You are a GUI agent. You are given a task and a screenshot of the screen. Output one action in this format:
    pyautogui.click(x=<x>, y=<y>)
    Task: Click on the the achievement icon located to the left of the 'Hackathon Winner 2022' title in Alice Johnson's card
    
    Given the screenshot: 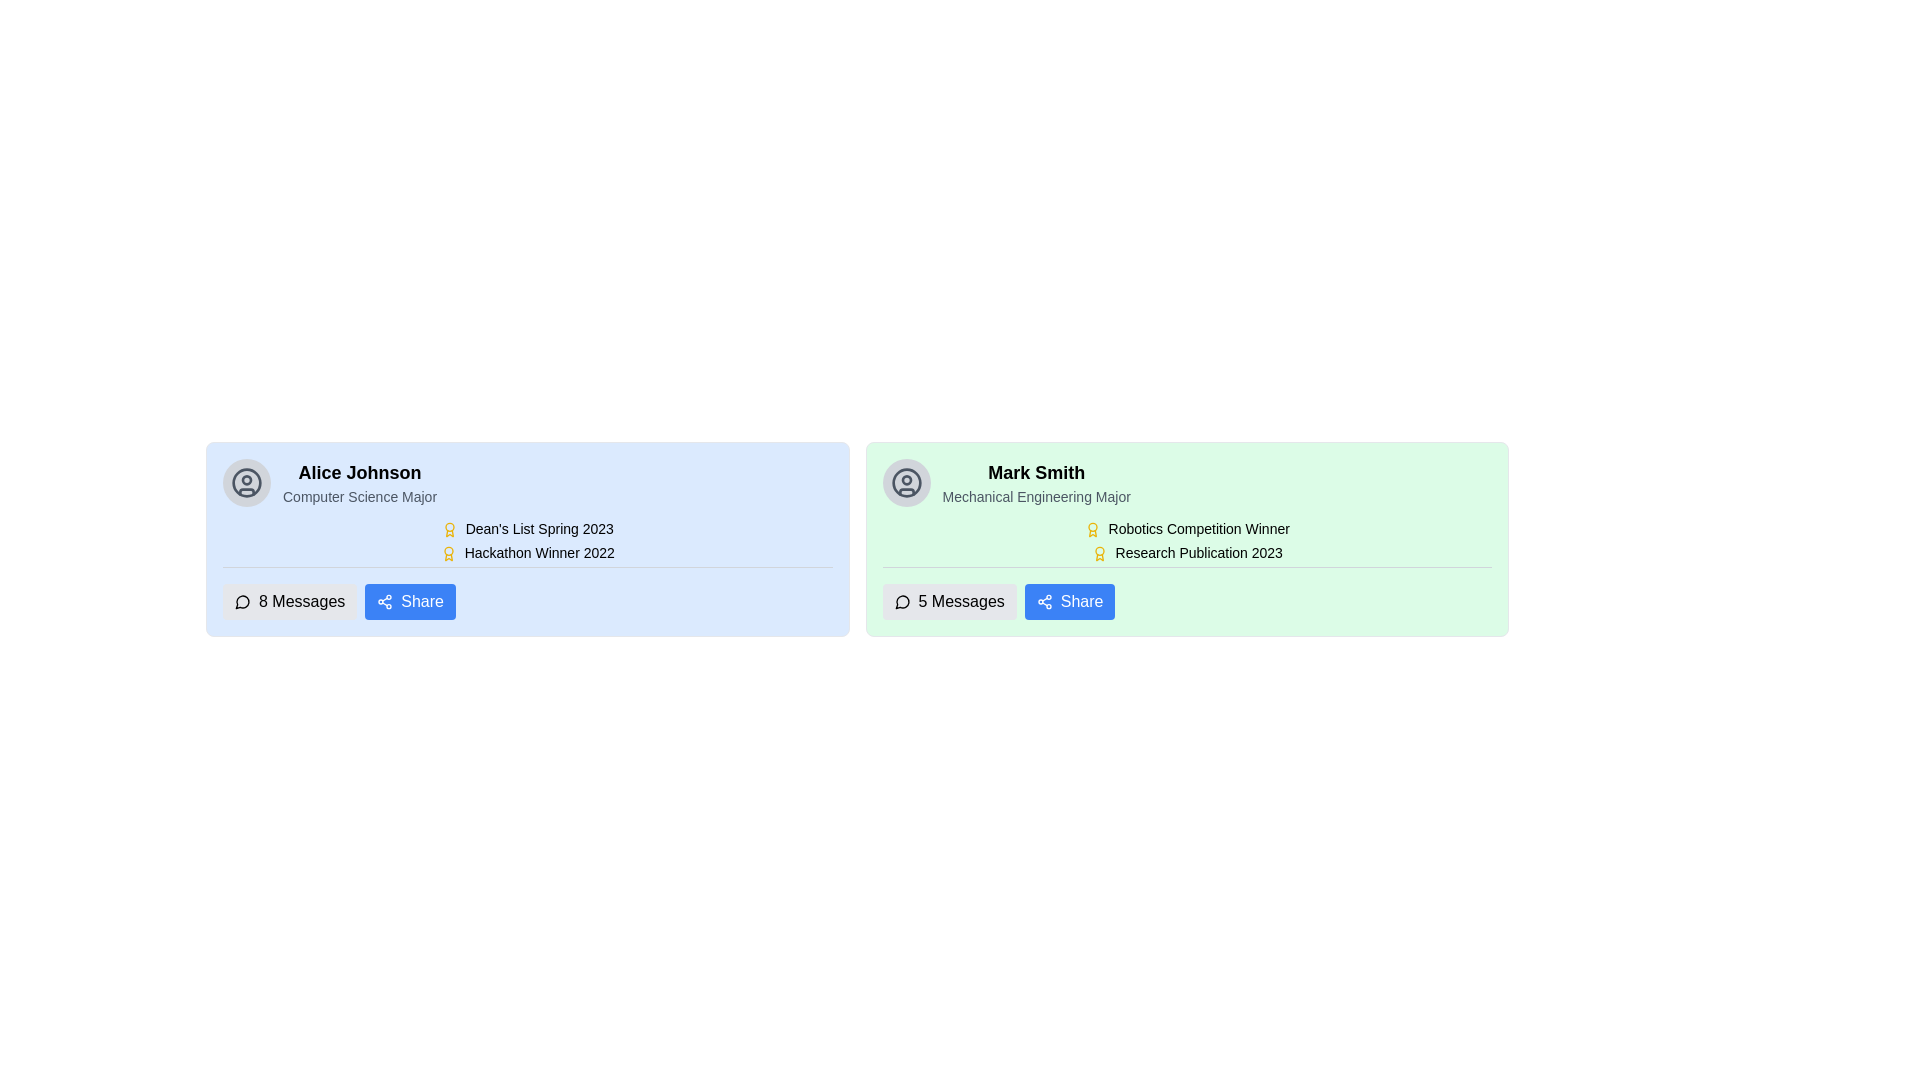 What is the action you would take?
    pyautogui.click(x=447, y=554)
    